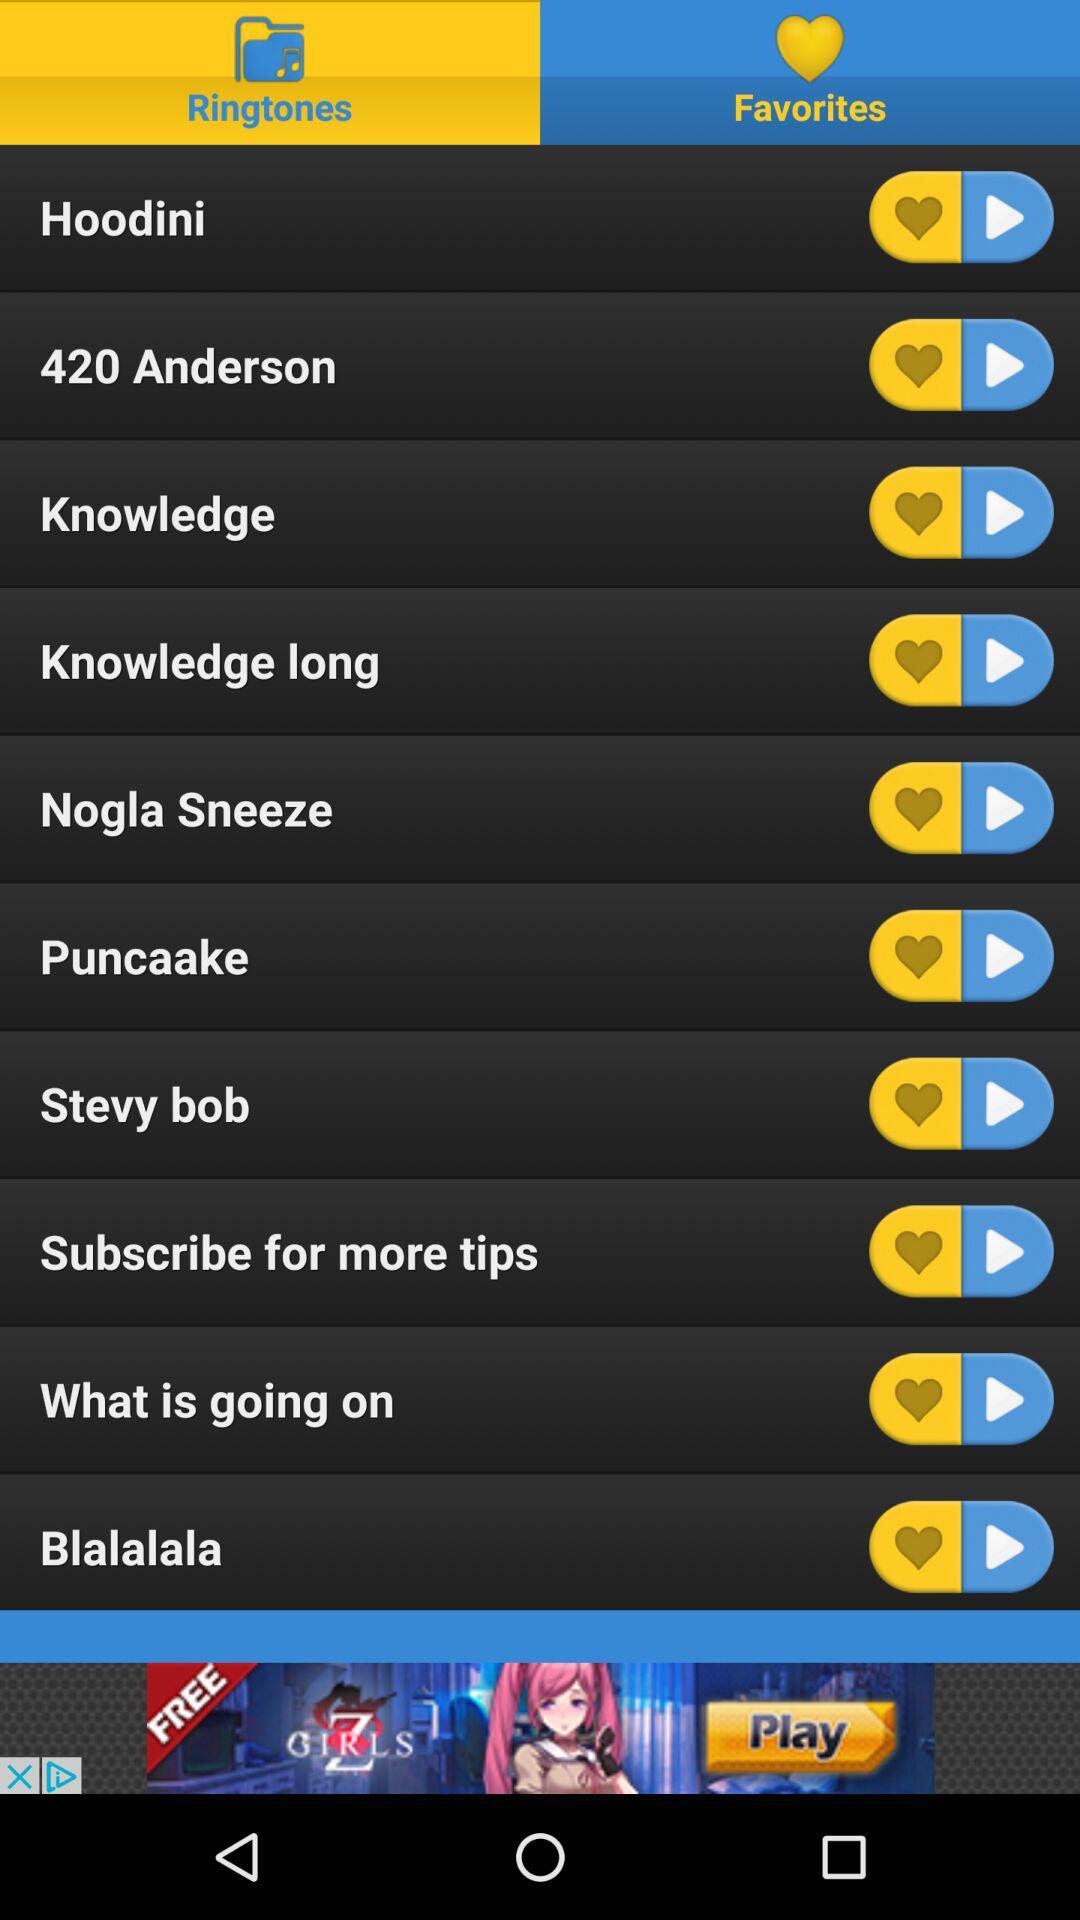 This screenshot has height=1920, width=1080. I want to click on like, so click(915, 512).